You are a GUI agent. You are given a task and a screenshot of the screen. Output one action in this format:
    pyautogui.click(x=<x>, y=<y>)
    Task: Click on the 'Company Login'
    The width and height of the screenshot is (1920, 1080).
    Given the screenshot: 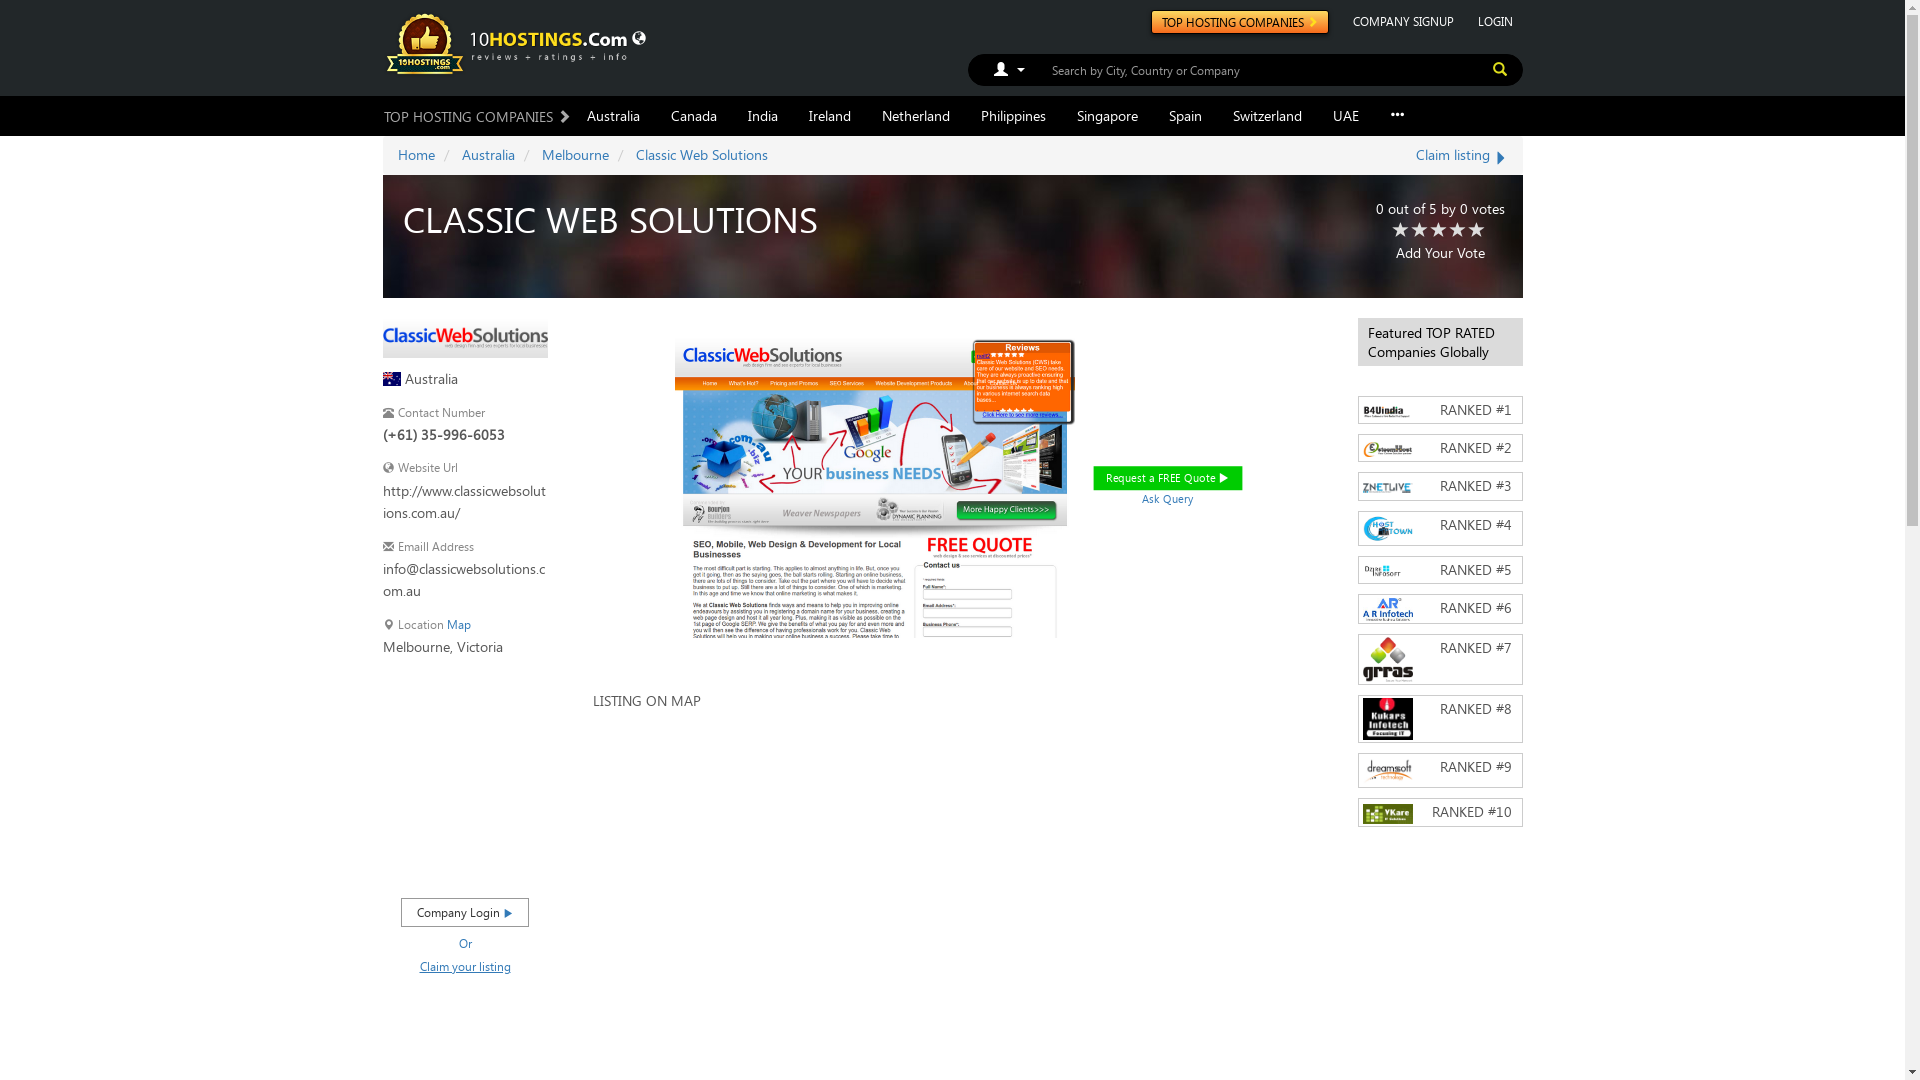 What is the action you would take?
    pyautogui.click(x=464, y=912)
    